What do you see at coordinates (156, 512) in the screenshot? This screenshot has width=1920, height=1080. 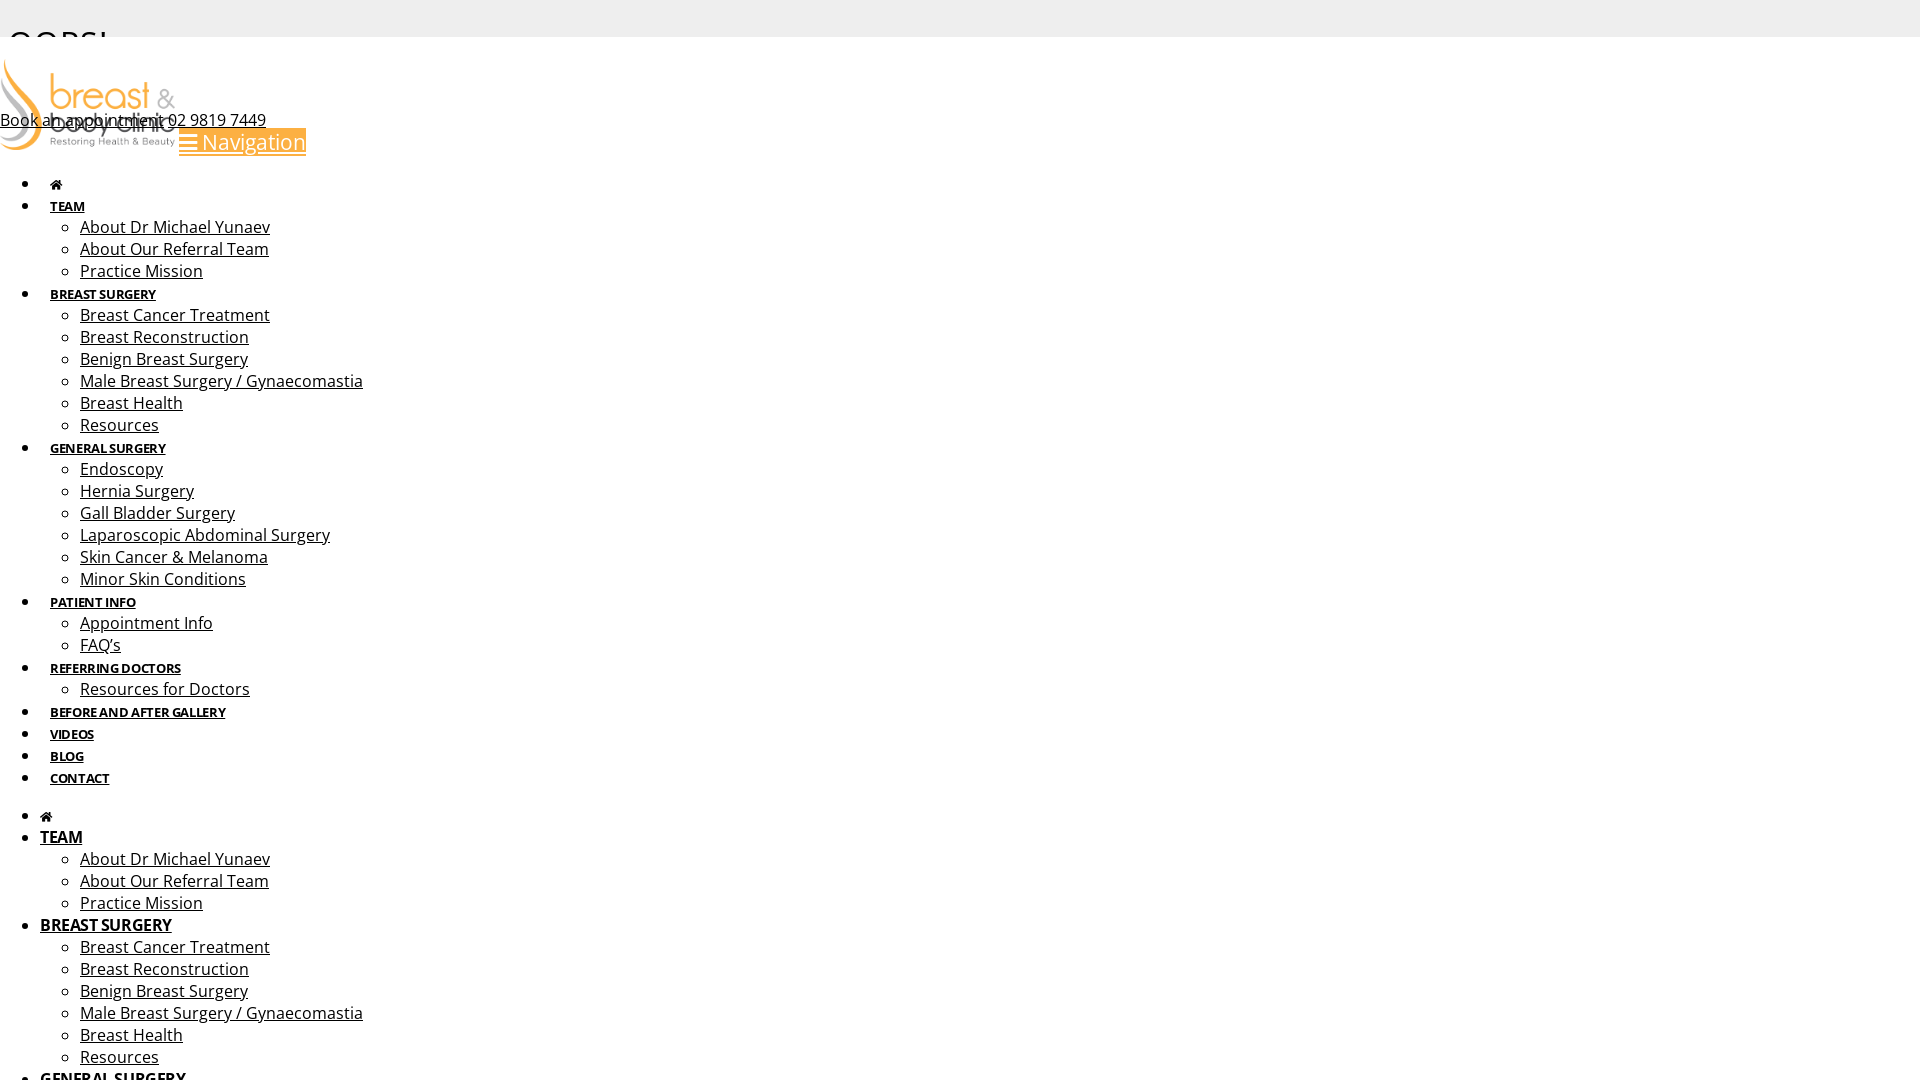 I see `'Gall Bladder Surgery'` at bounding box center [156, 512].